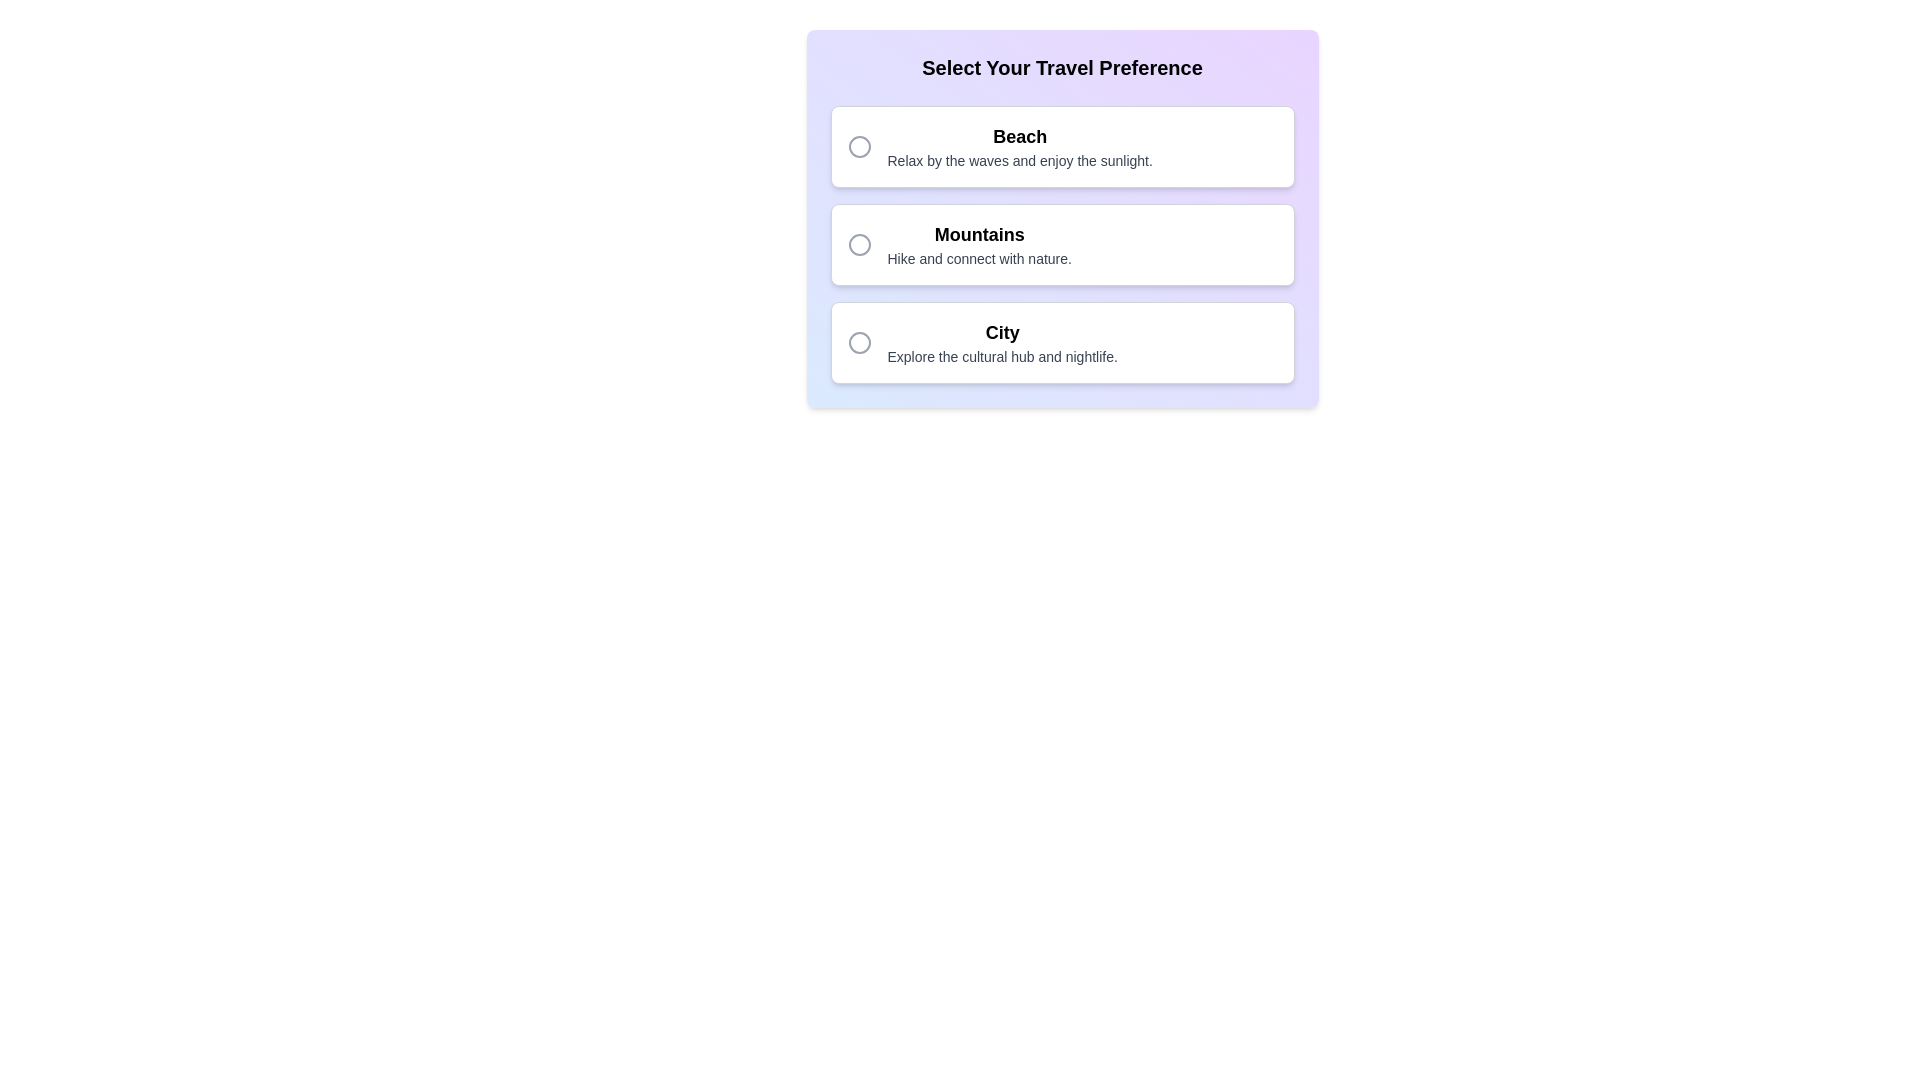  I want to click on the 'Mountains' radio button in the preference selection menu, so click(1061, 244).